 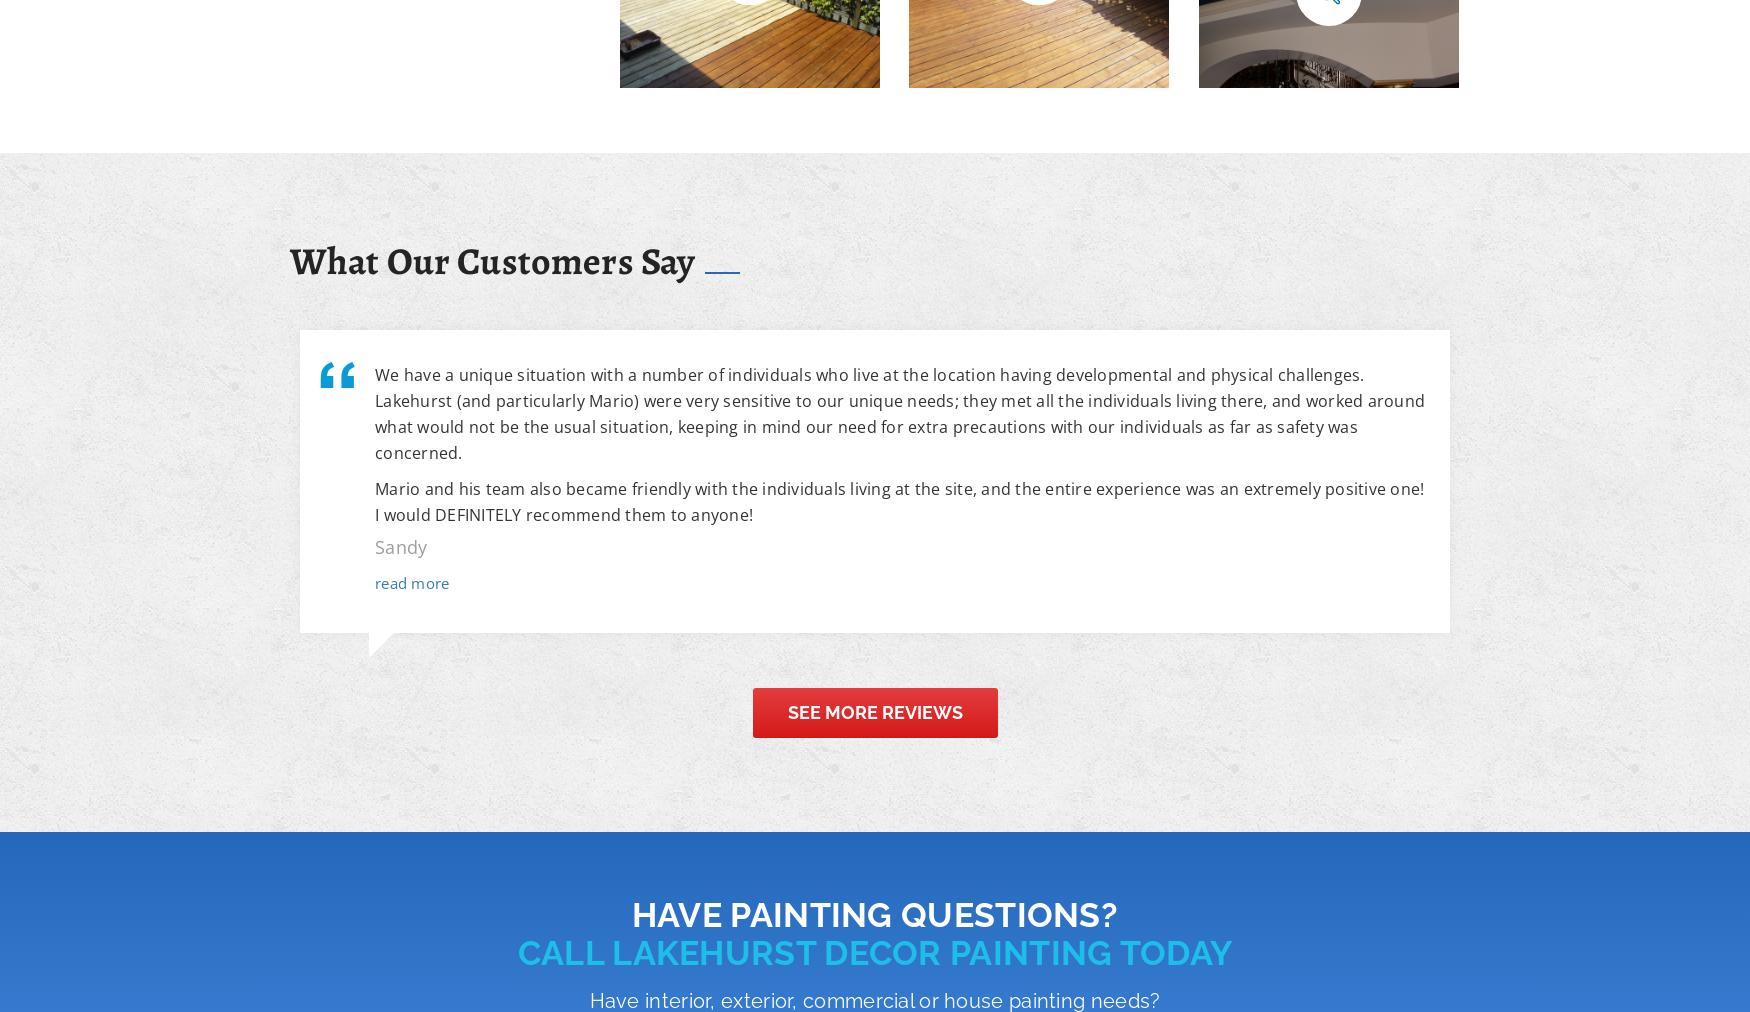 I want to click on 'Call Lakehurst Decor Painting Today', so click(x=515, y=951).